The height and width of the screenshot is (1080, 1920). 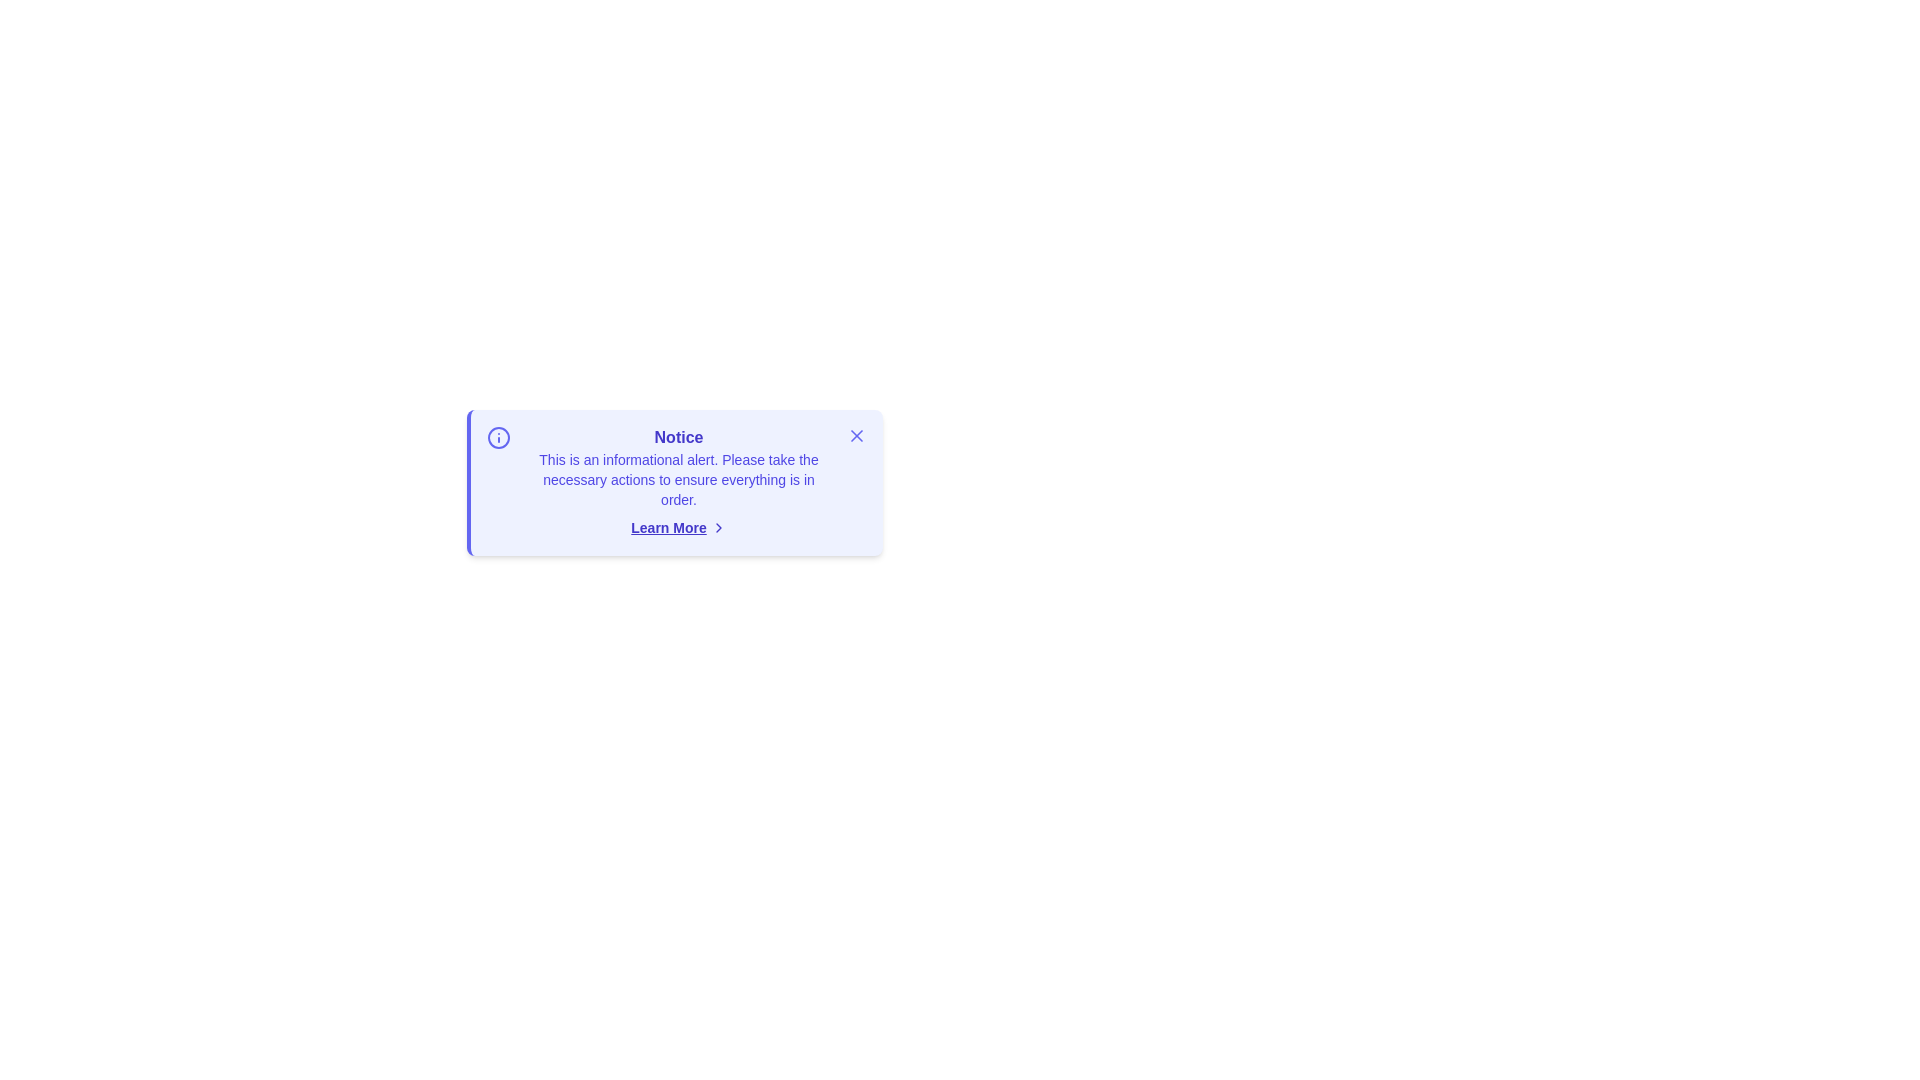 I want to click on the 'X' button to close the alert box, so click(x=857, y=434).